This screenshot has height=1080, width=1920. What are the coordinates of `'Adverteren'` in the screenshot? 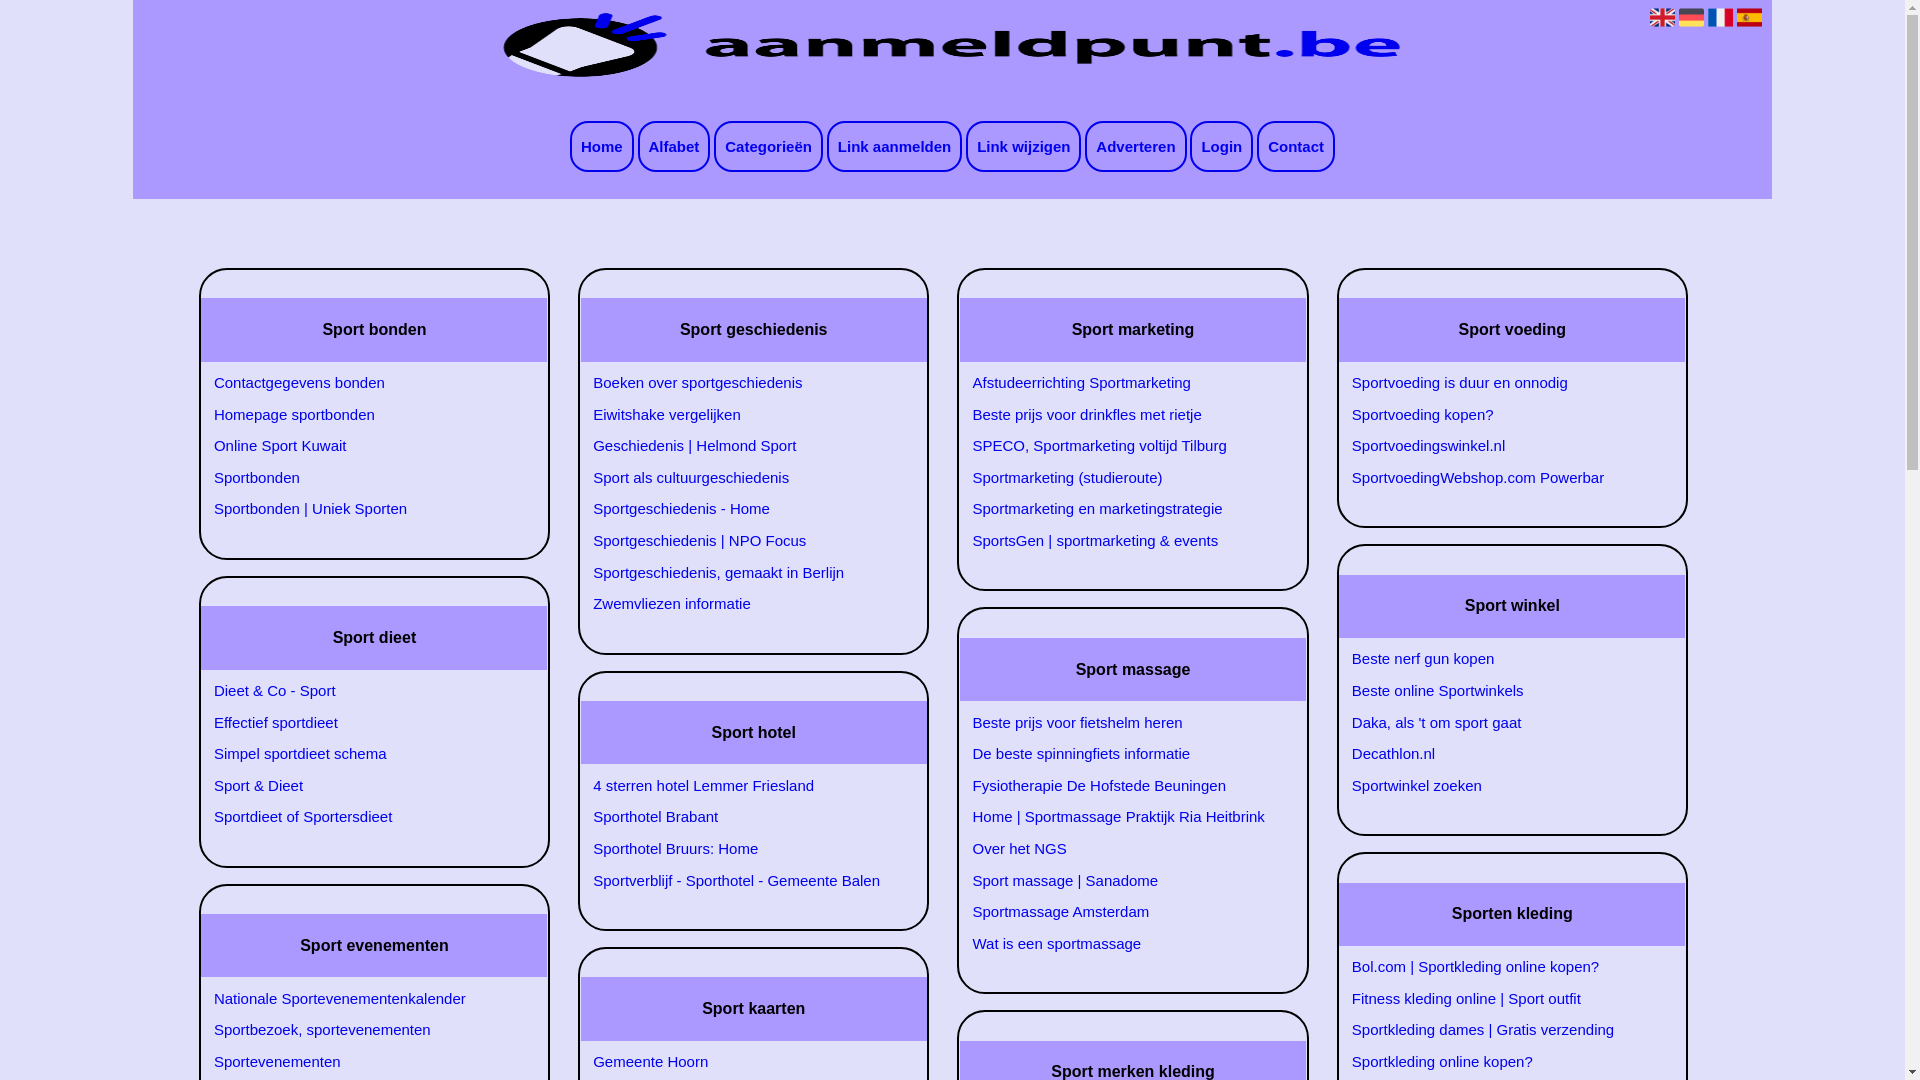 It's located at (1083, 145).